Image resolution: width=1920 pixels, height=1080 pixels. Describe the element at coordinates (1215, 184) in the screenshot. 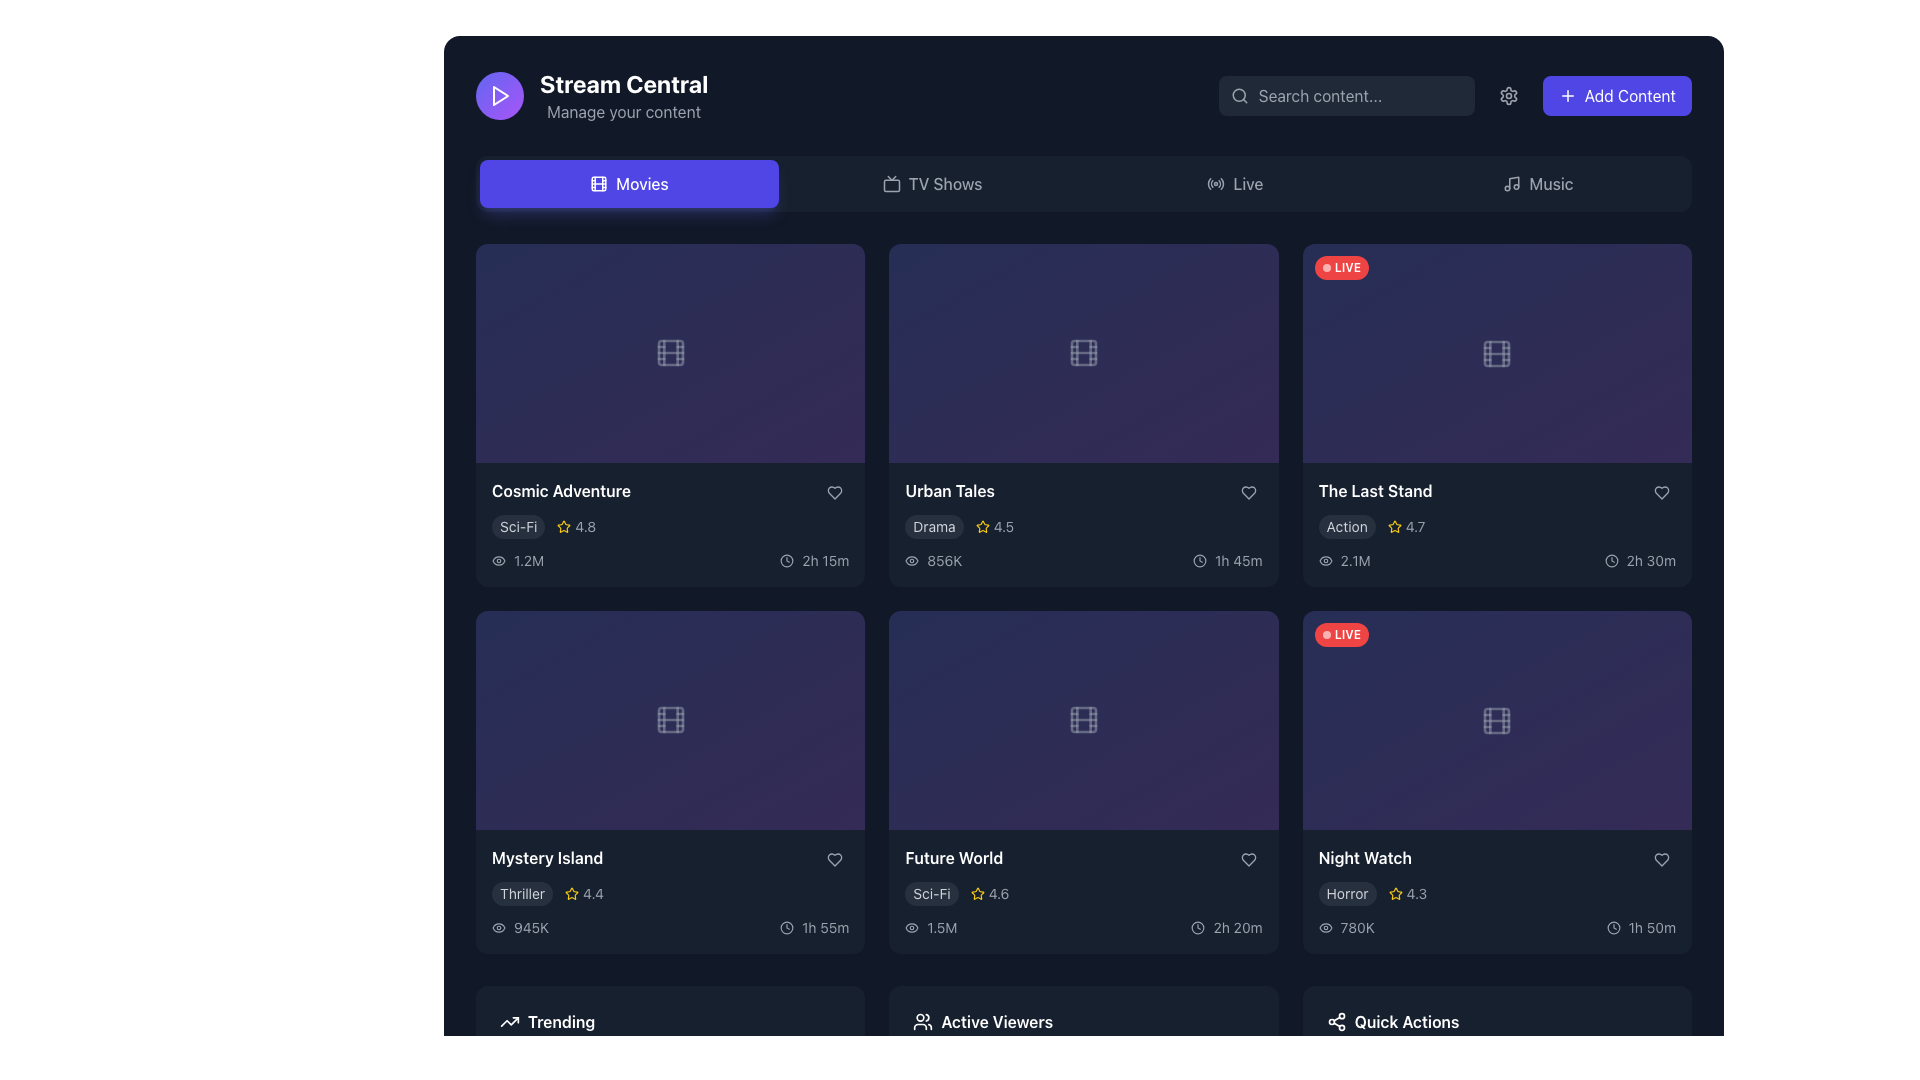

I see `the 'Live' icon in the navigation bar` at that location.